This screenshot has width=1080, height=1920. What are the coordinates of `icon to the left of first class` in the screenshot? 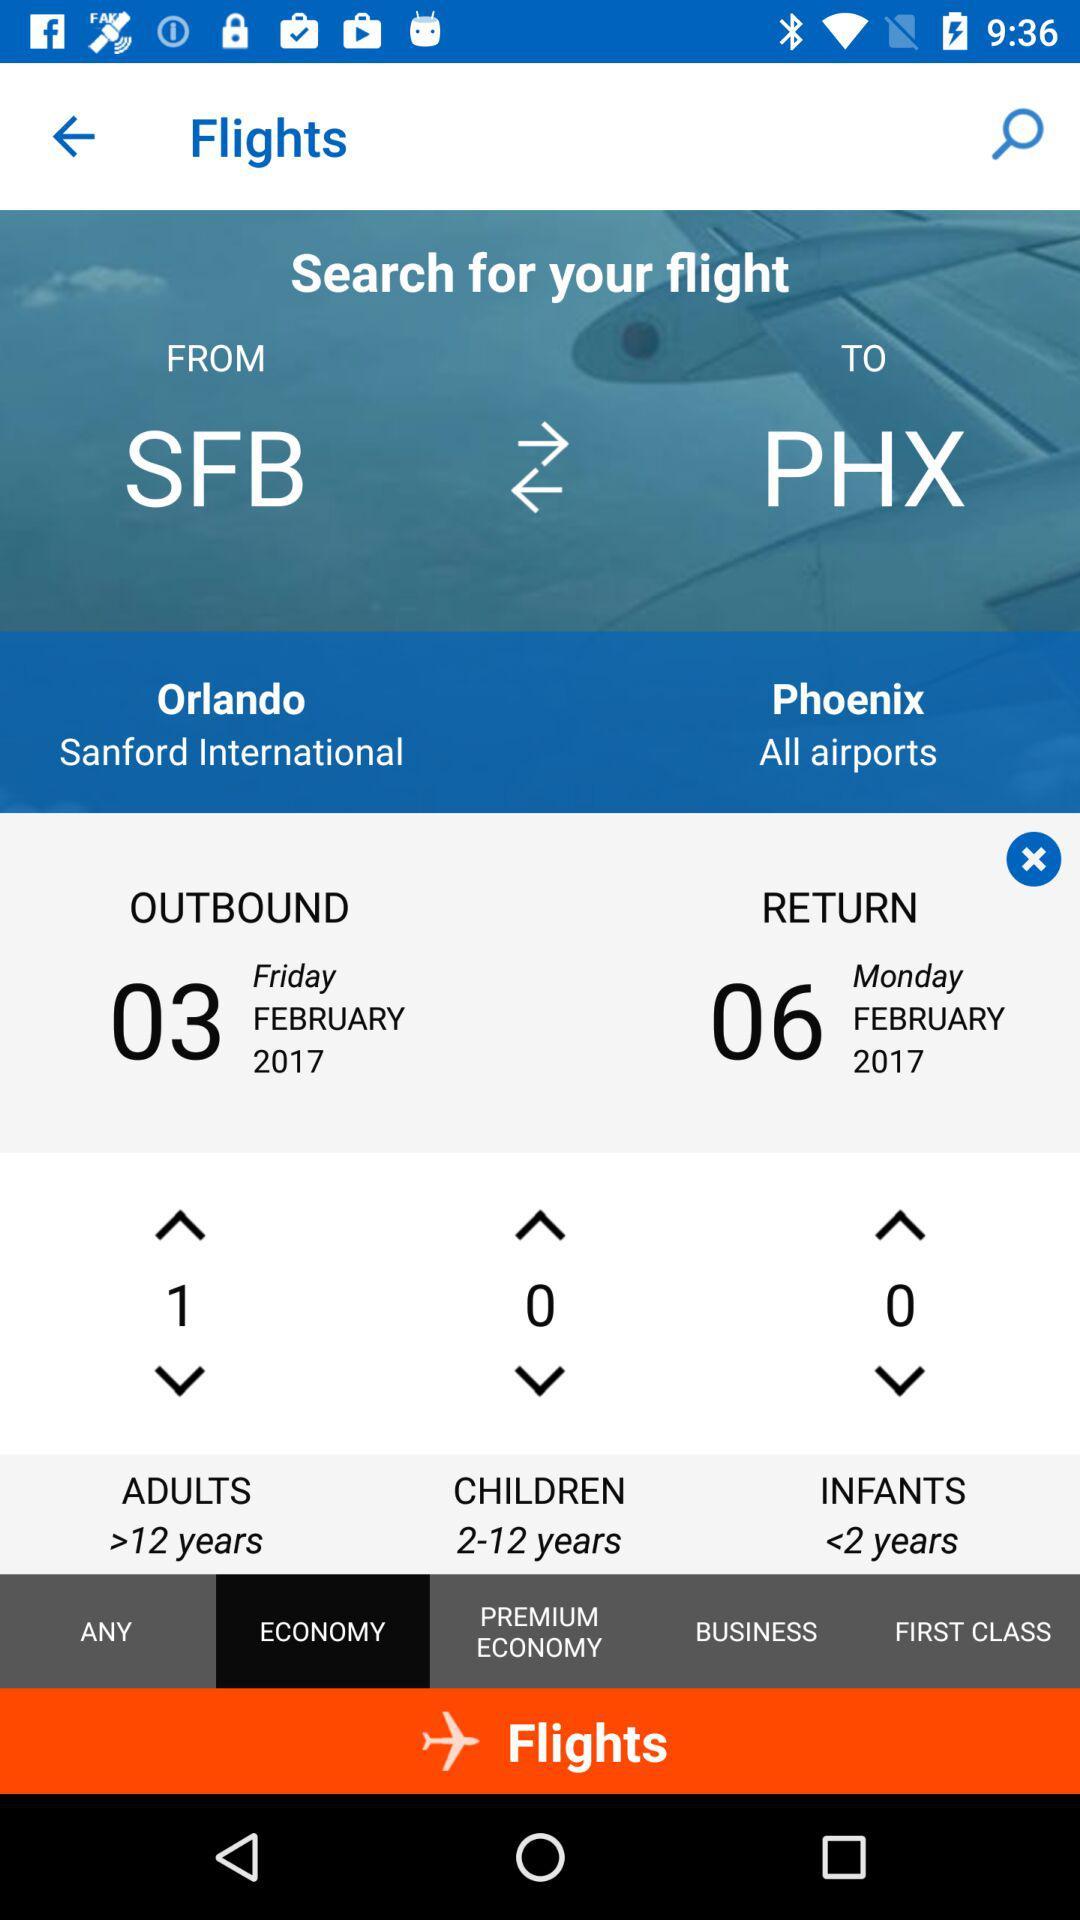 It's located at (756, 1631).